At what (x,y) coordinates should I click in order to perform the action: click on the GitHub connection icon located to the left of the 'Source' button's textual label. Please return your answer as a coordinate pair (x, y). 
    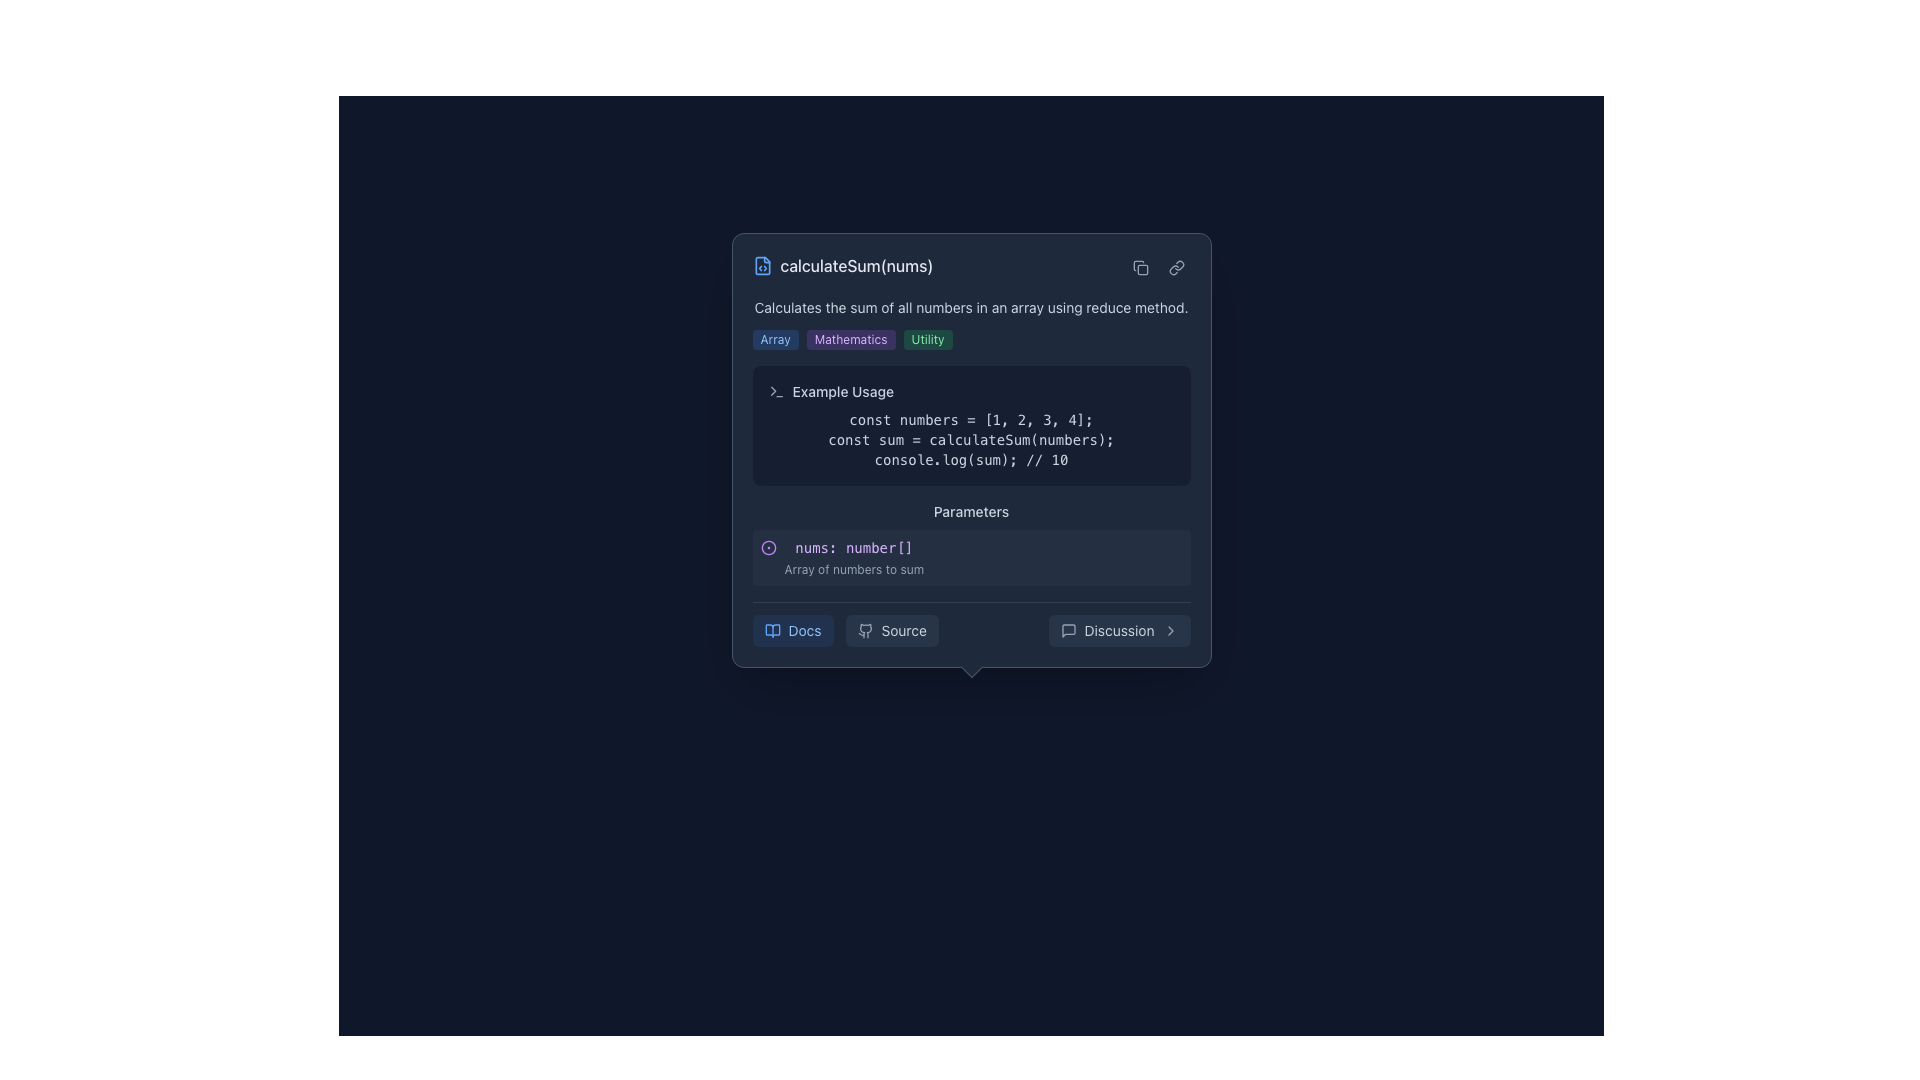
    Looking at the image, I should click on (865, 631).